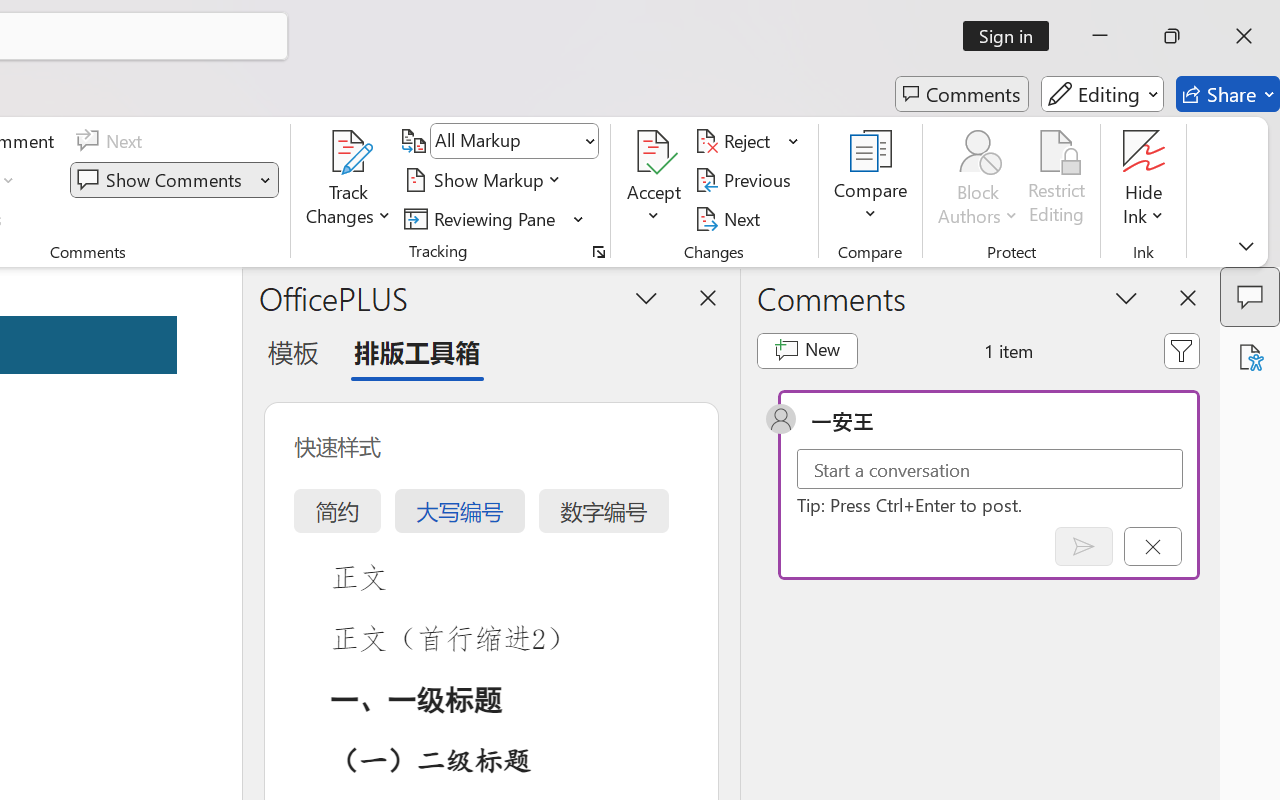  I want to click on 'Compare', so click(871, 179).